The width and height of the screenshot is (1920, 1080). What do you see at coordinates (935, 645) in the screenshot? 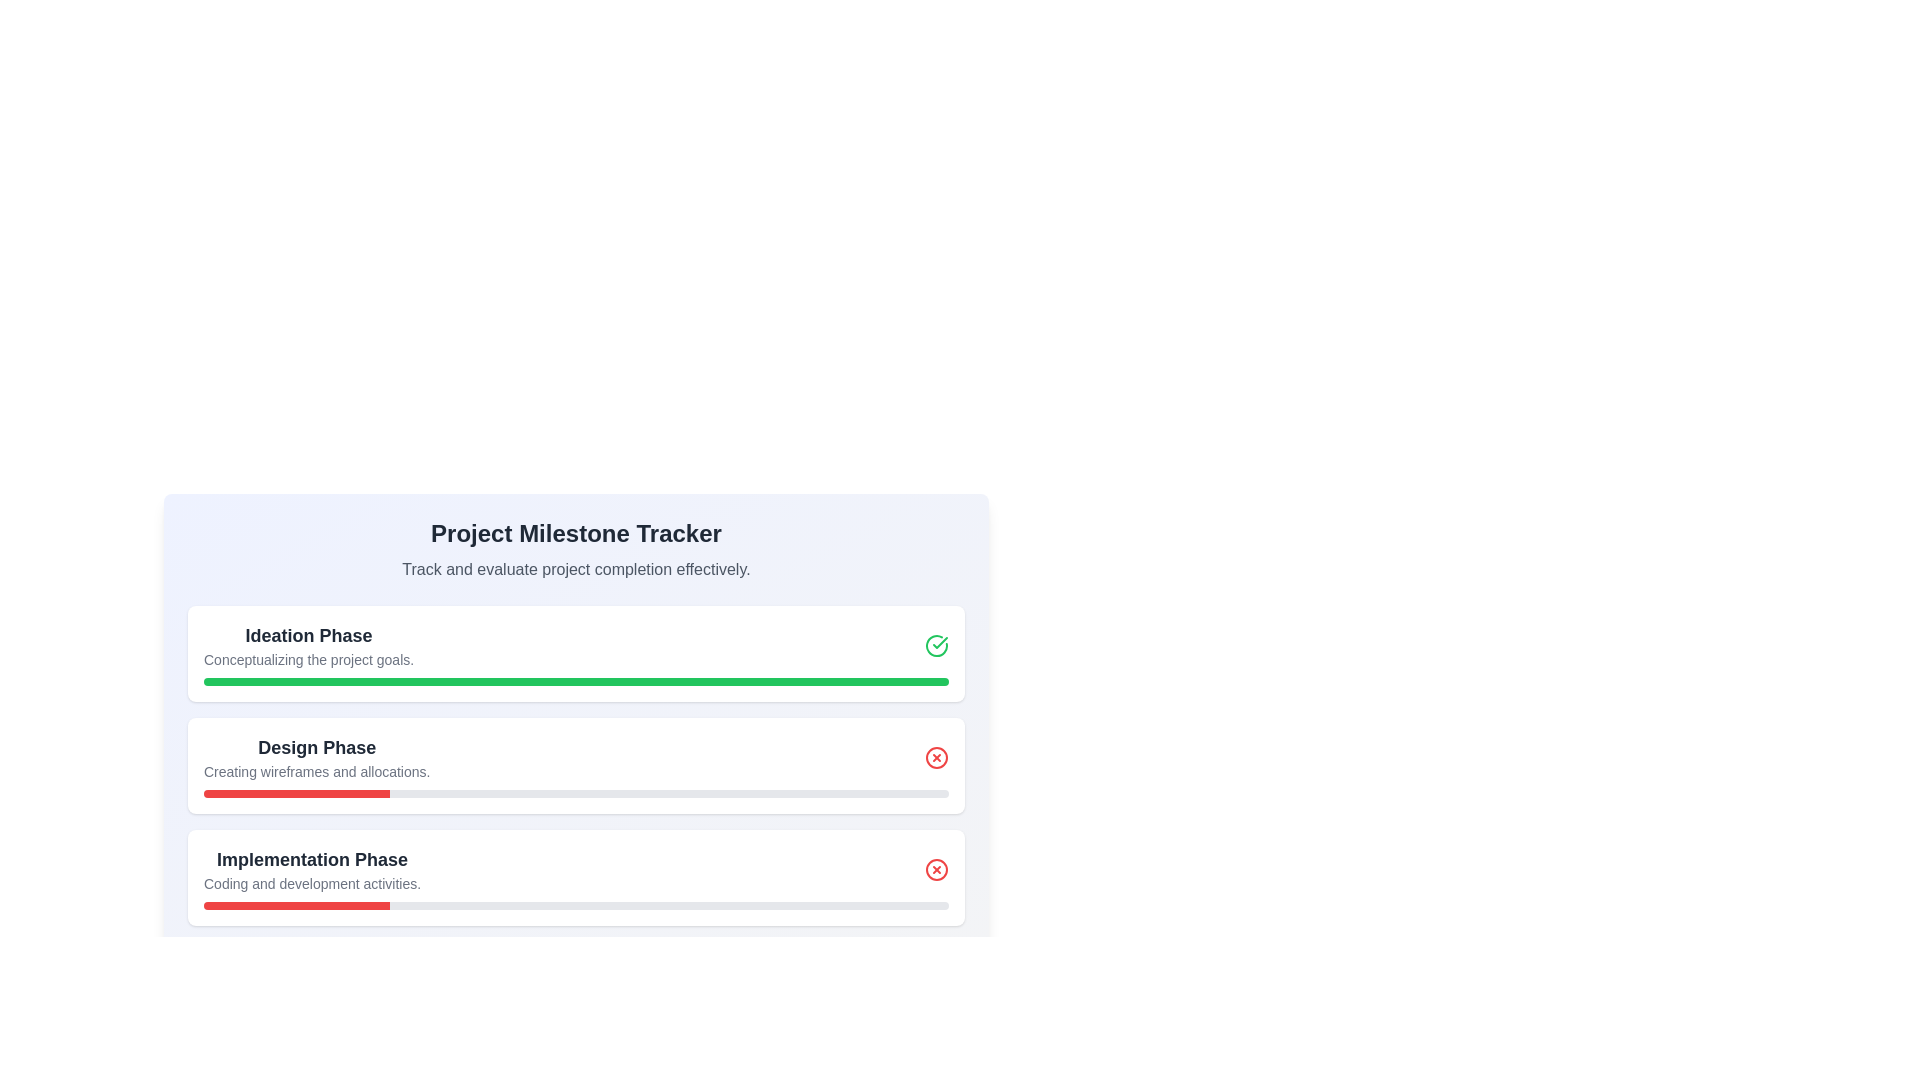
I see `the checkmark icon within a circle, which is outlined in green and located at the right end of the 'Ideation Phase' section` at bounding box center [935, 645].